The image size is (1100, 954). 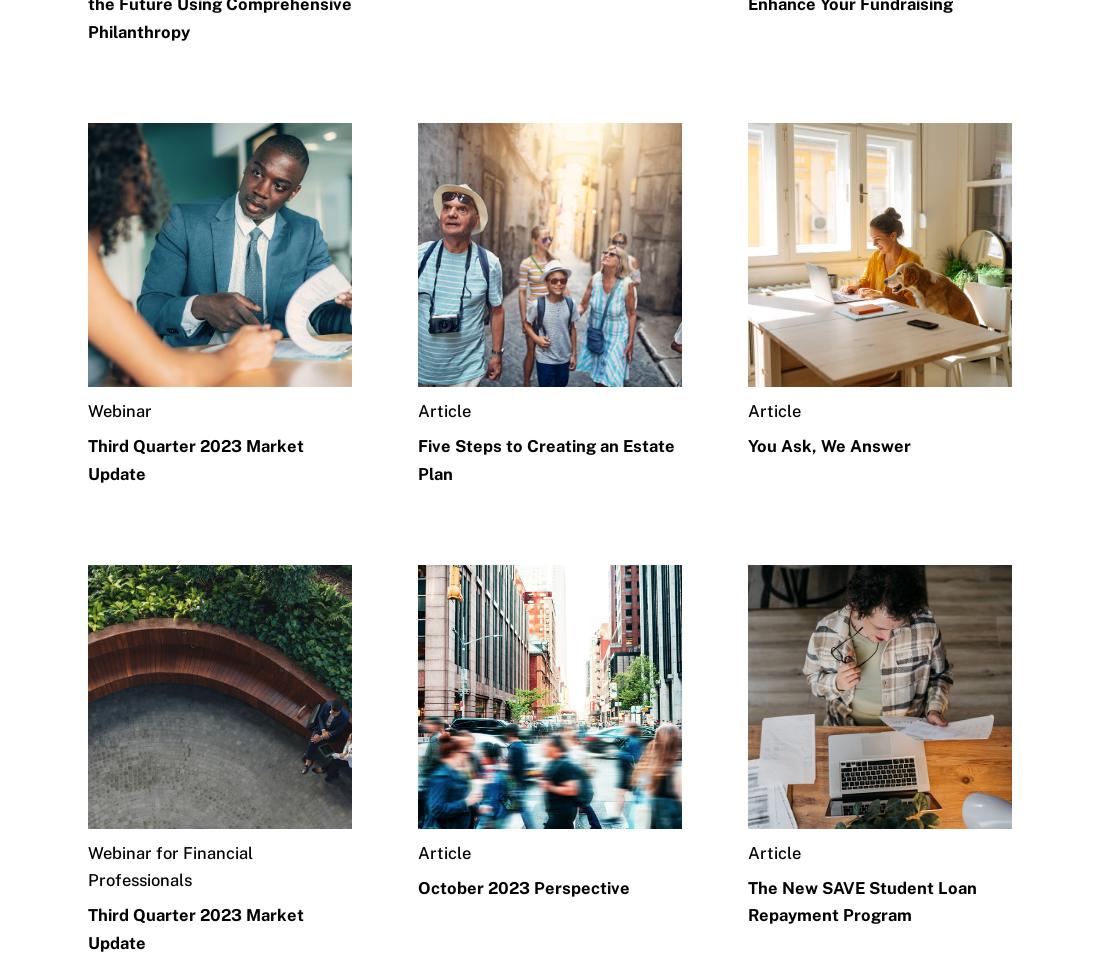 What do you see at coordinates (623, 920) in the screenshot?
I see `'Legal Disclaimer'` at bounding box center [623, 920].